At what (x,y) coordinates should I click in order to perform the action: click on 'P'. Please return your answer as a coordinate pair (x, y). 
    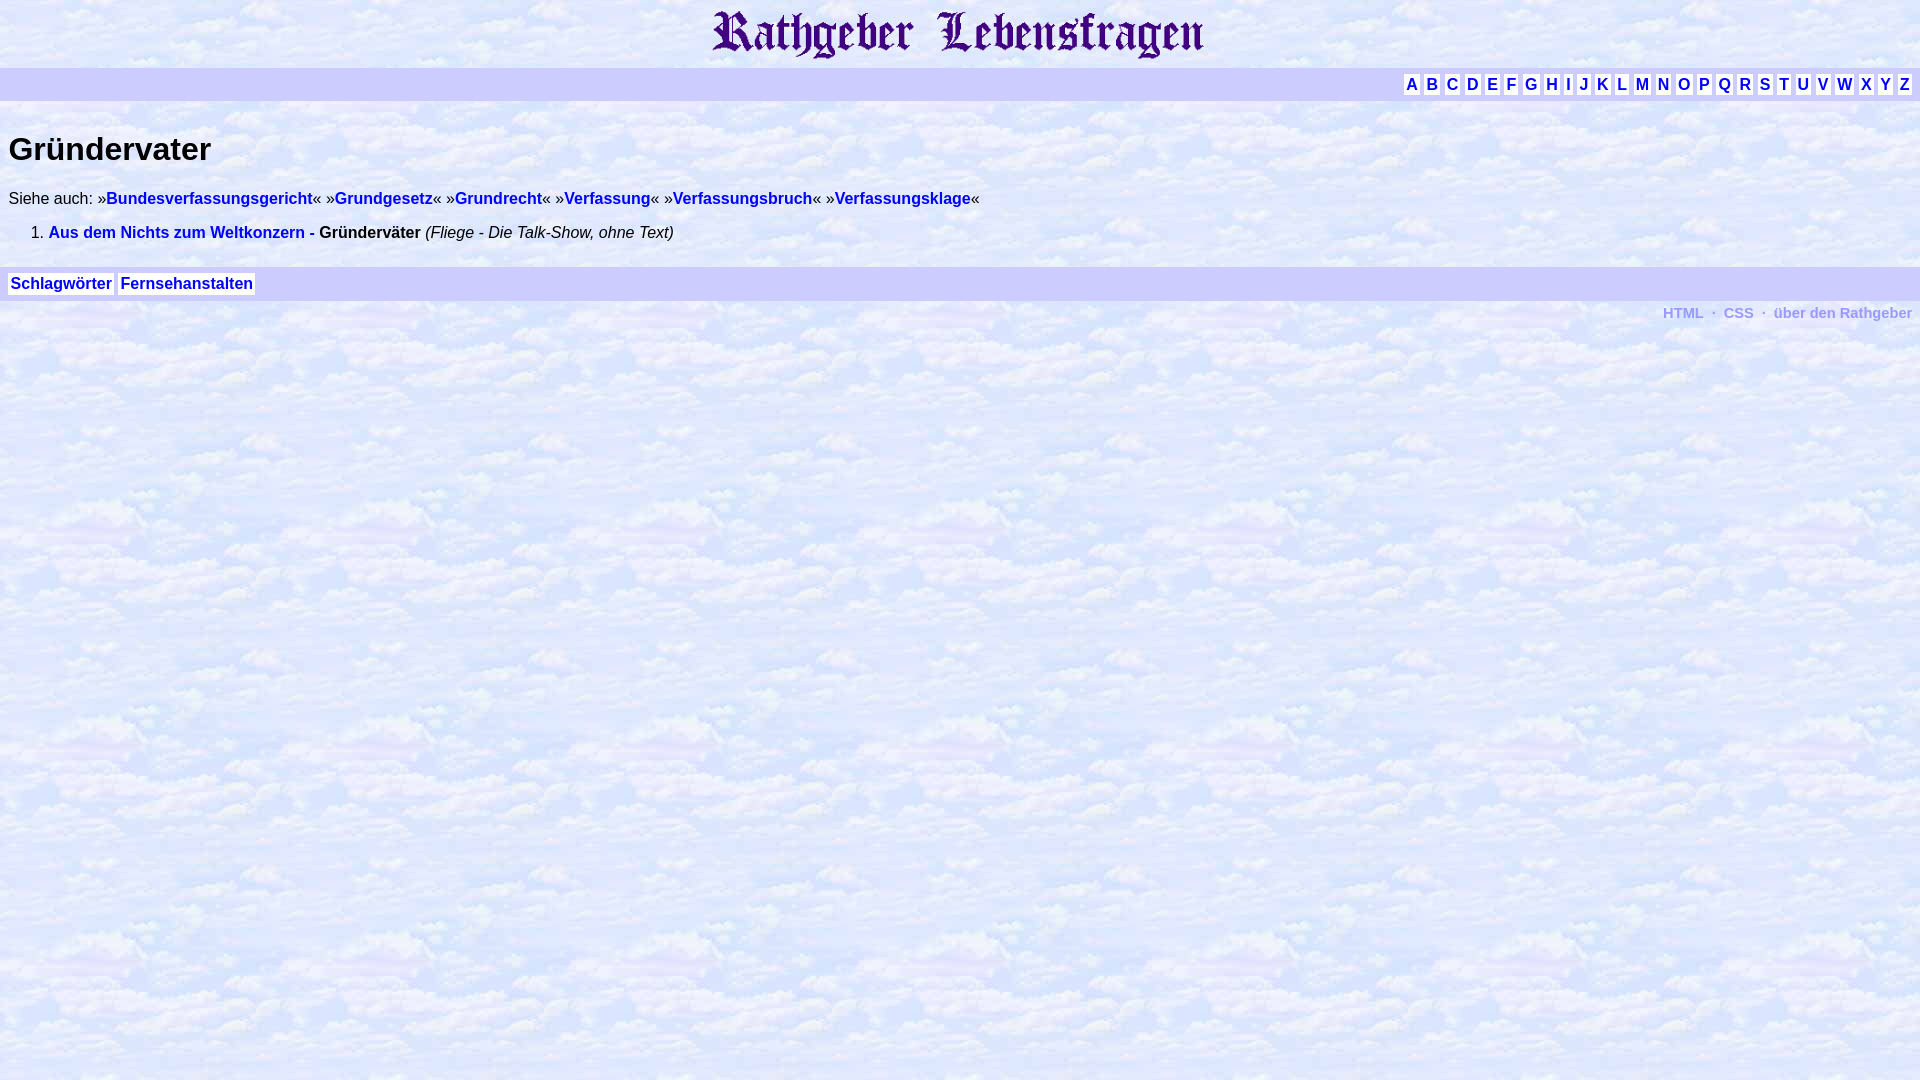
    Looking at the image, I should click on (1696, 83).